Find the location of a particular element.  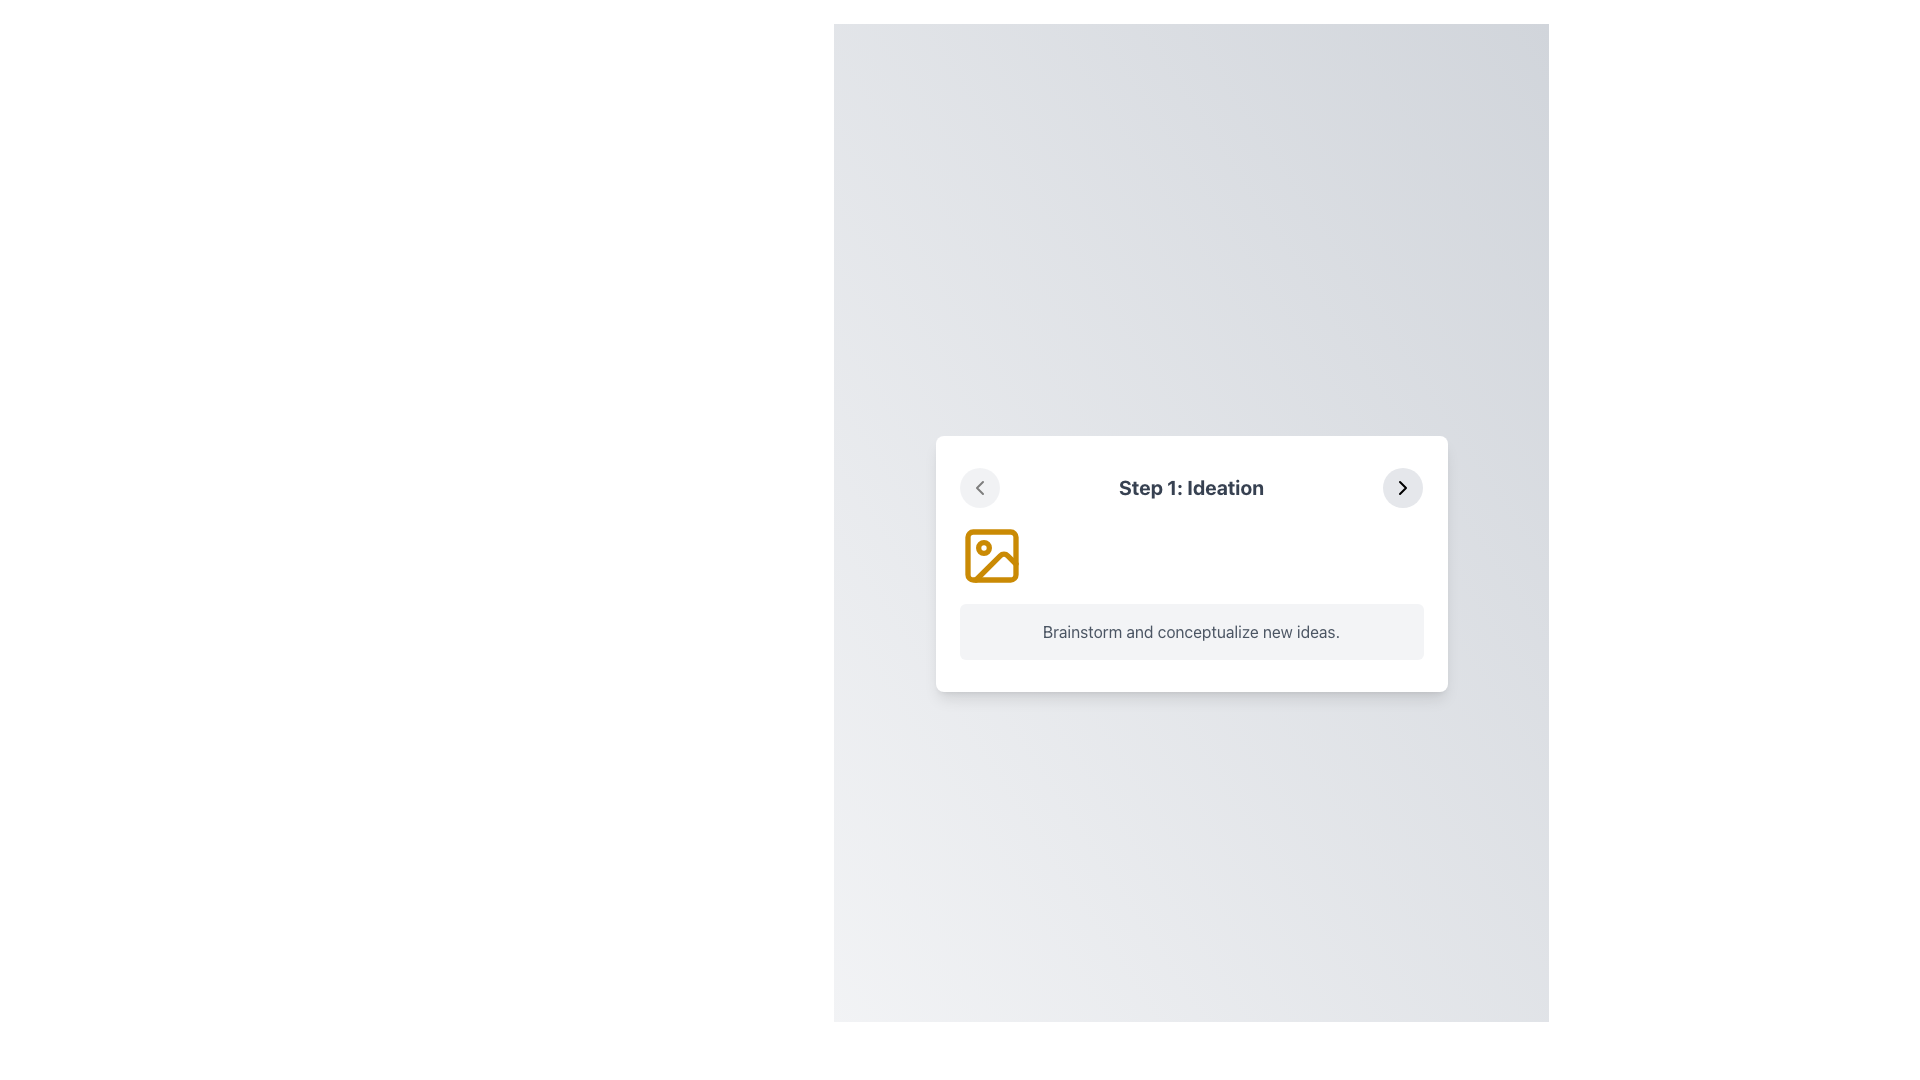

the small circular SVG graphic element located at the center of the icon within the card titled 'Step 1: Ideation' is located at coordinates (983, 547).